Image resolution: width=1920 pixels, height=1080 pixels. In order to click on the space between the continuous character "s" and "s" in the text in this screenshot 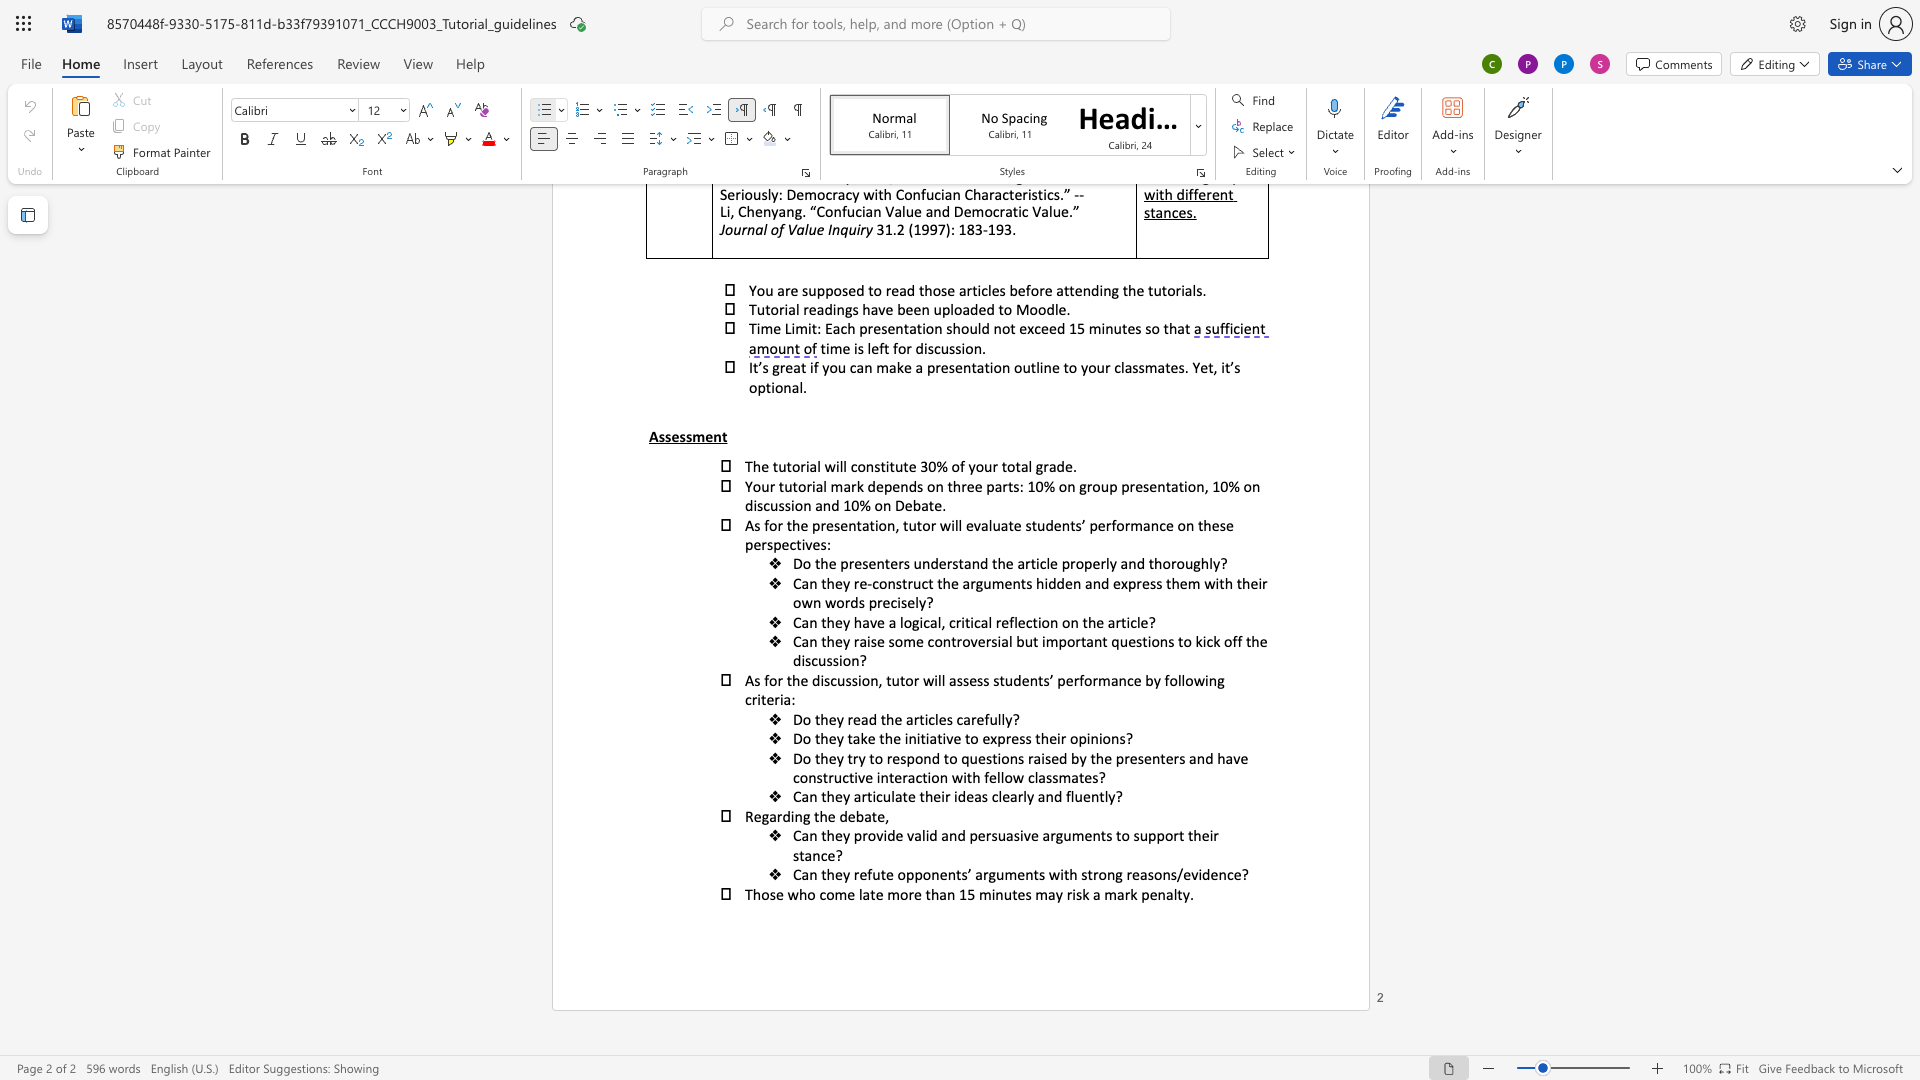, I will do `click(1025, 738)`.